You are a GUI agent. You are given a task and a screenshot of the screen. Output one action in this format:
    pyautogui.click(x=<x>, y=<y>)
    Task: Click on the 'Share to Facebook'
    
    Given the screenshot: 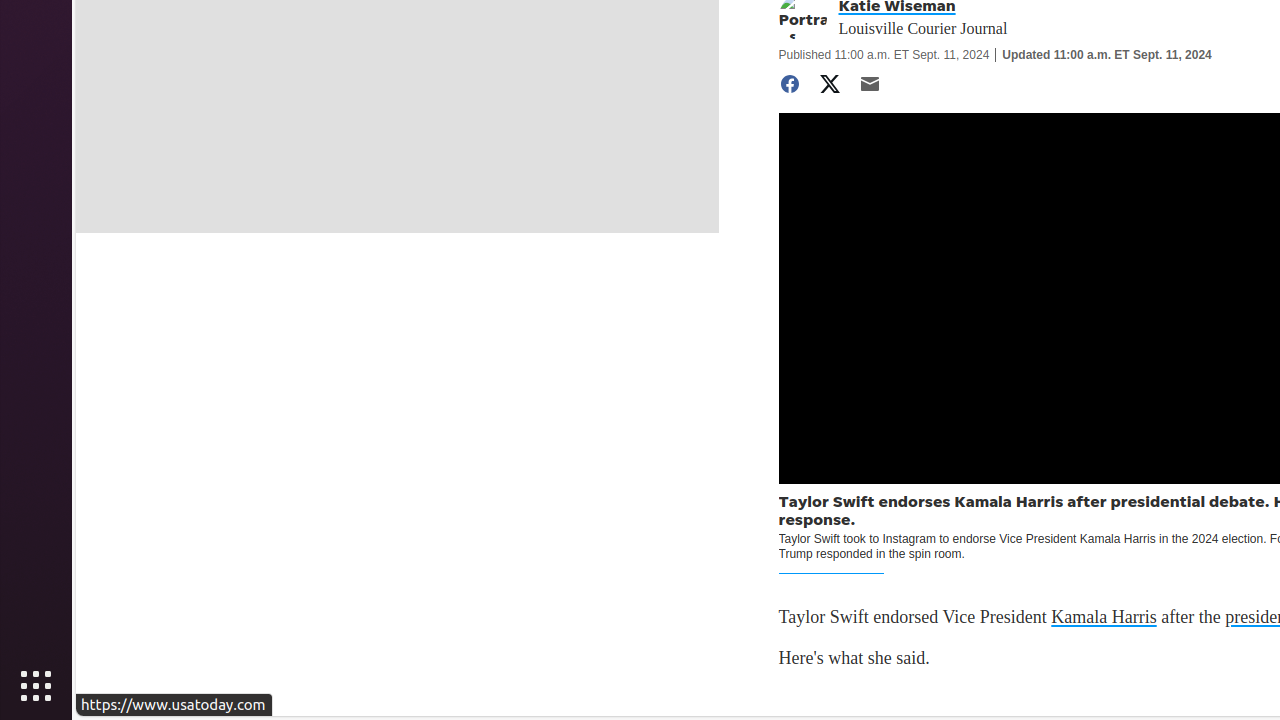 What is the action you would take?
    pyautogui.click(x=788, y=83)
    